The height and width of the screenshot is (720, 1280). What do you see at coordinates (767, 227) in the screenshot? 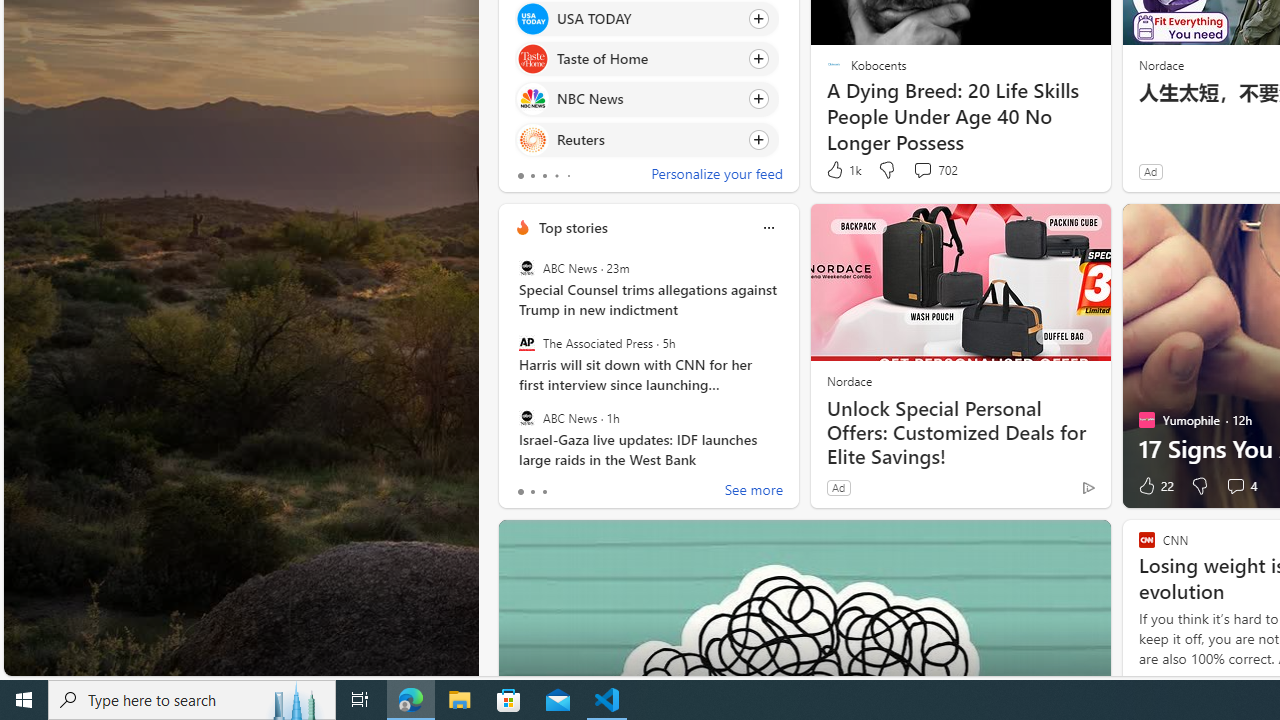
I see `'Class: icon-img'` at bounding box center [767, 227].